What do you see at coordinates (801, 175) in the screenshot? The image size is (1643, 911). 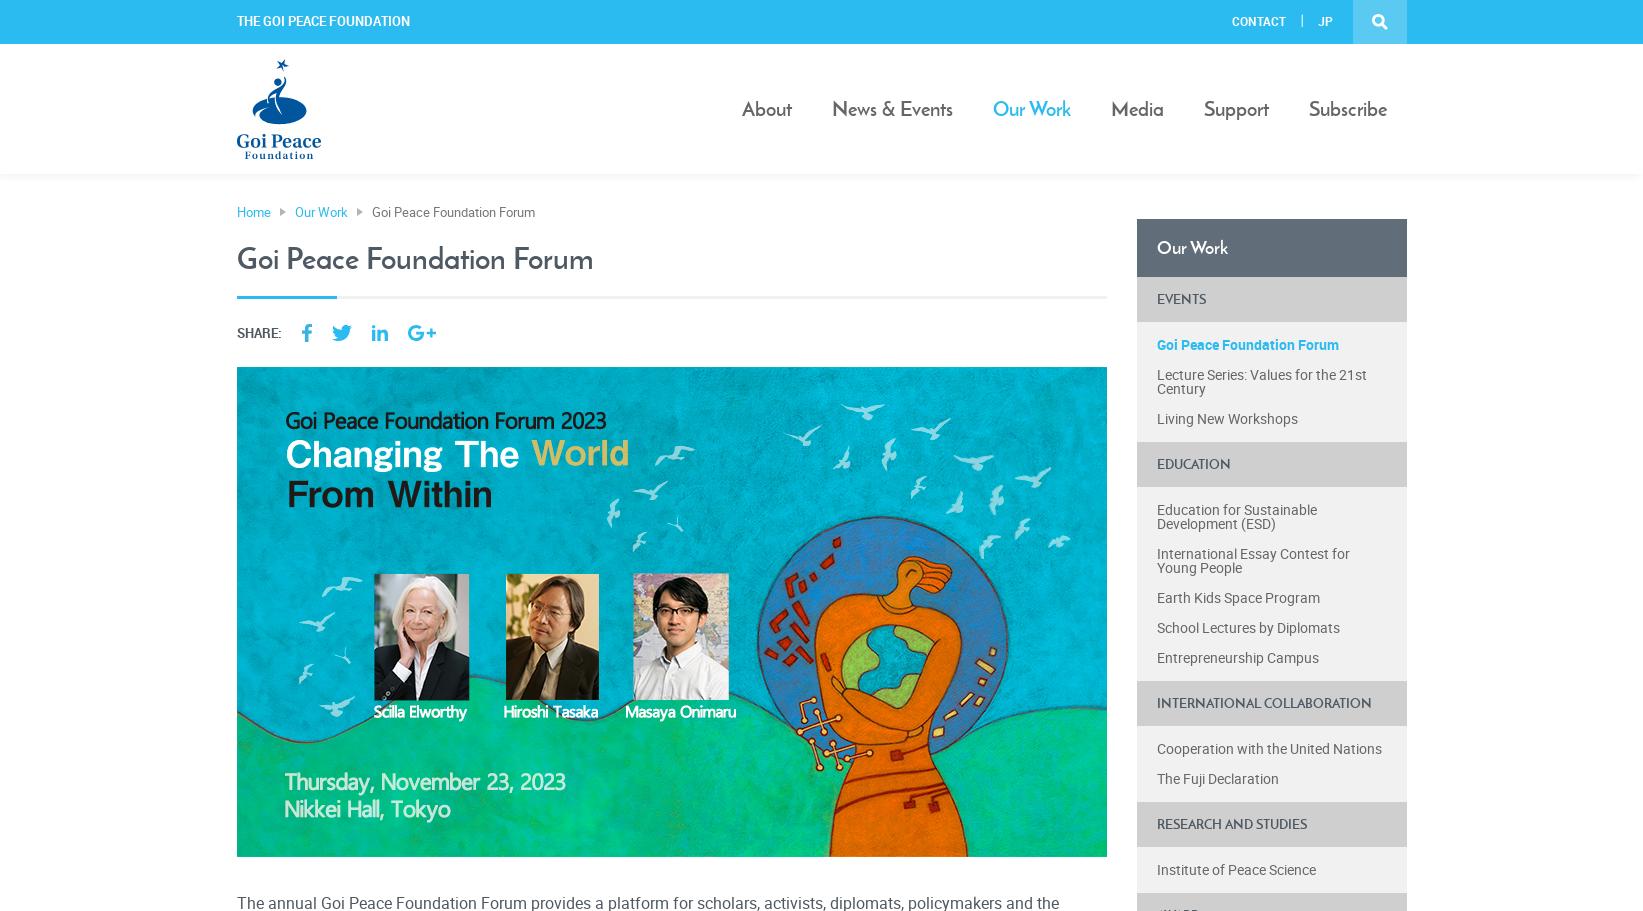 I see `'Foundation Profile'` at bounding box center [801, 175].